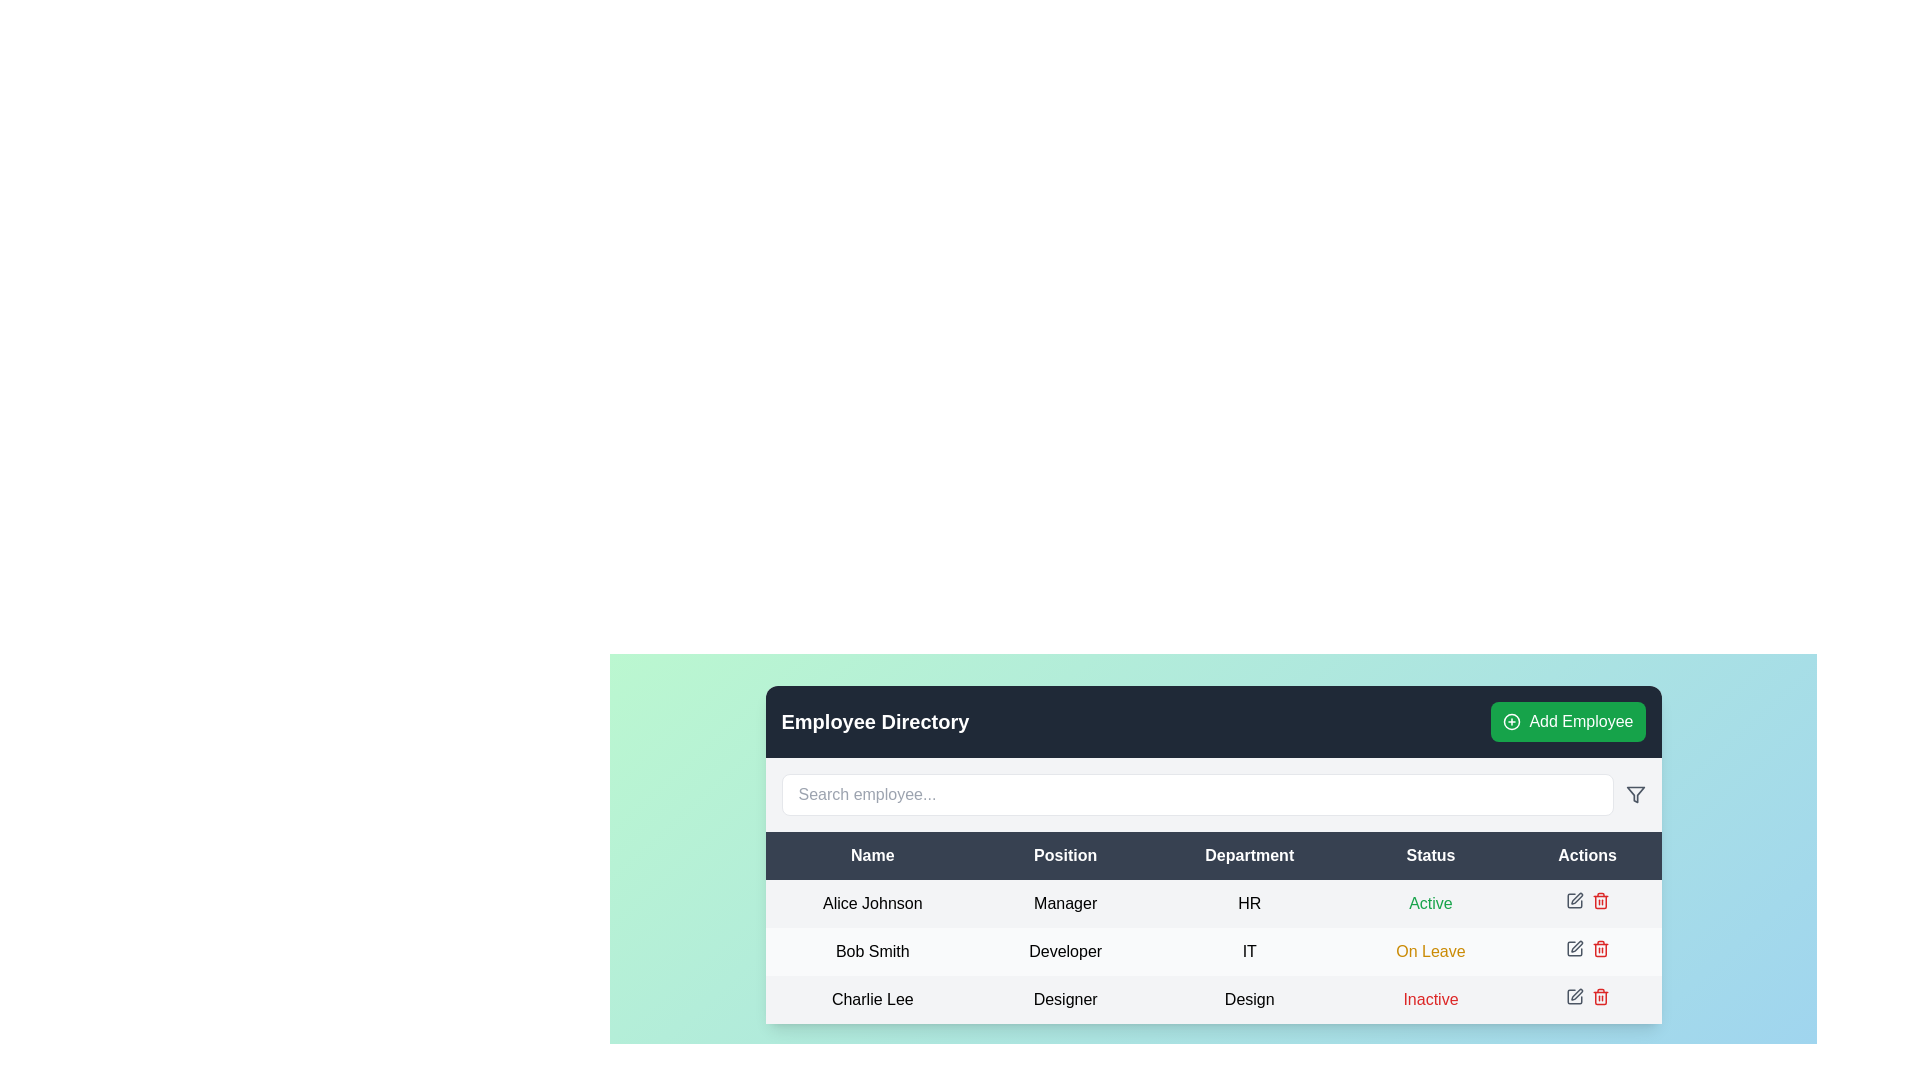 The image size is (1920, 1080). What do you see at coordinates (1573, 901) in the screenshot?
I see `the edit icon button located in the 'Actions' column of the first row associated with 'Alice Johnson' to initiate the edit action` at bounding box center [1573, 901].